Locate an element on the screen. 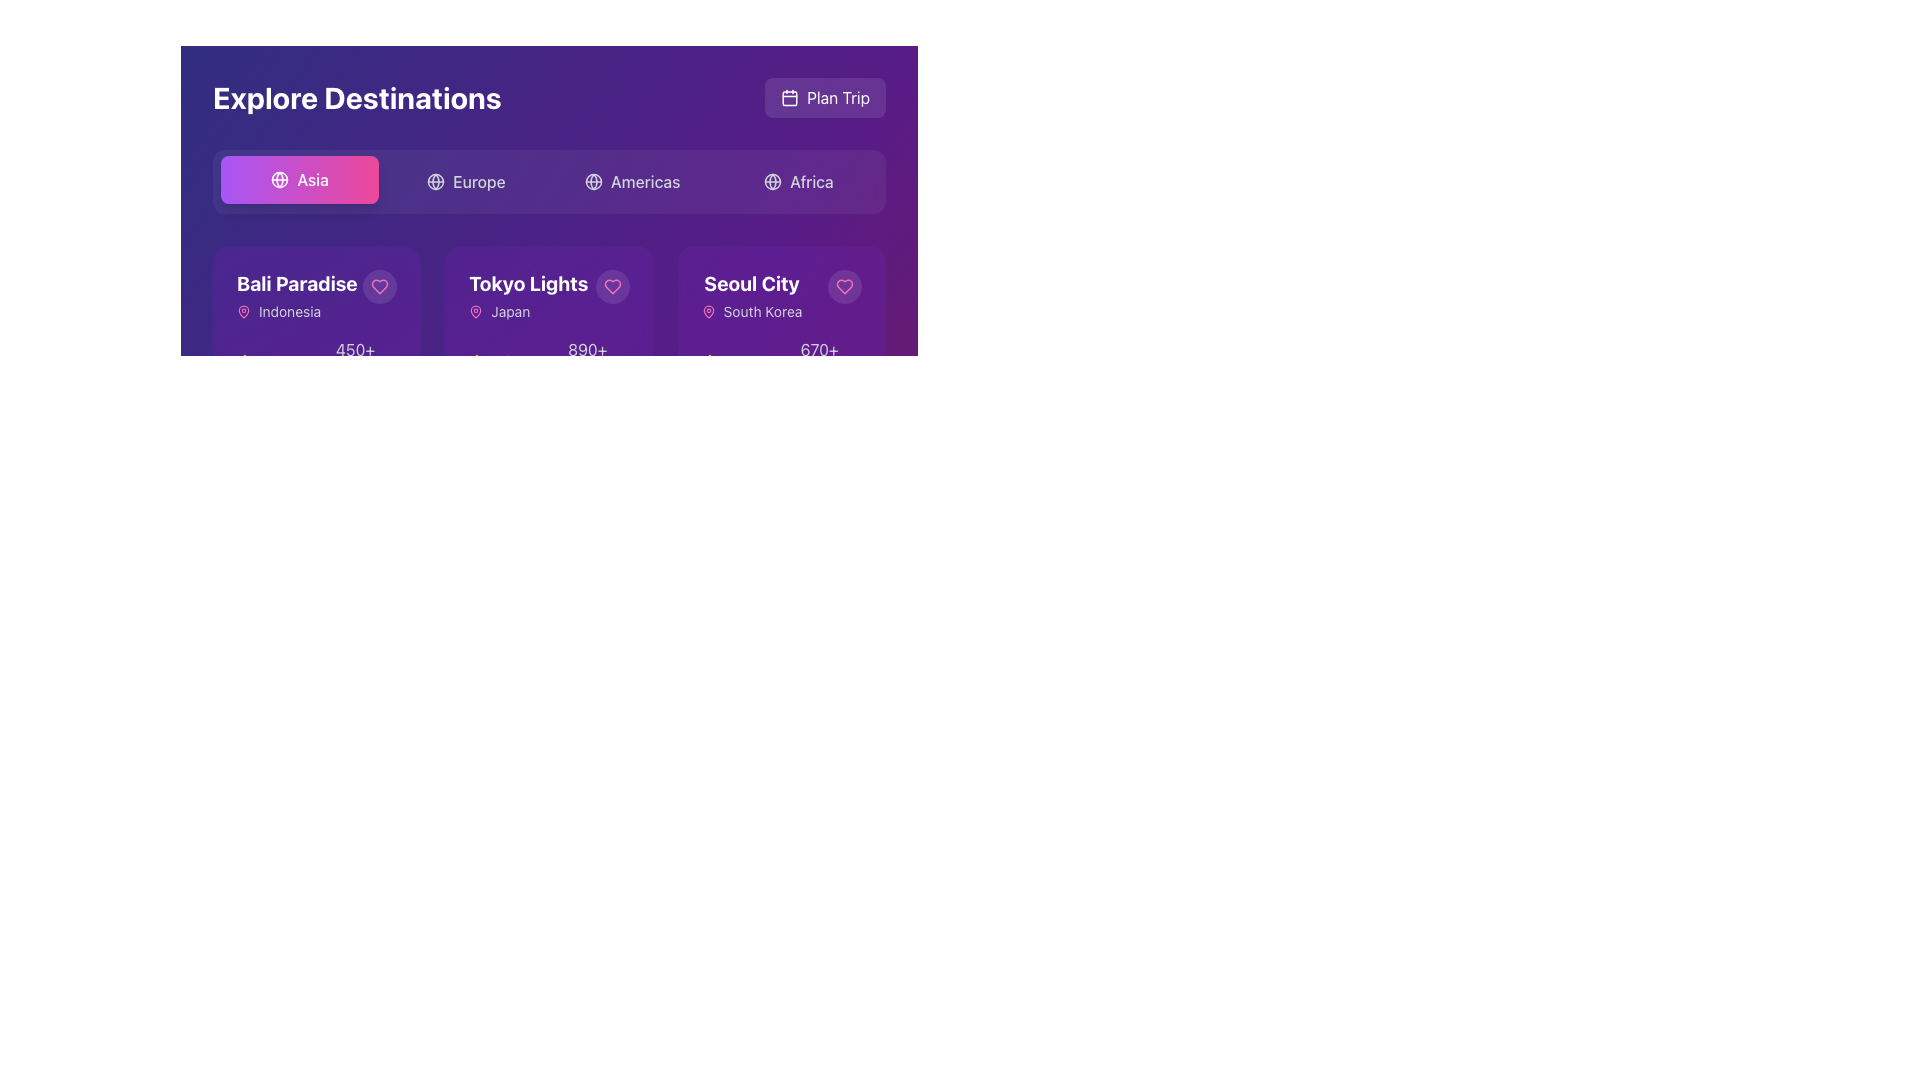 The height and width of the screenshot is (1080, 1920). the text label displaying 'Bali Paradise' in bold, large, white font on a purple background, located in the upper section of a destination card is located at coordinates (296, 284).